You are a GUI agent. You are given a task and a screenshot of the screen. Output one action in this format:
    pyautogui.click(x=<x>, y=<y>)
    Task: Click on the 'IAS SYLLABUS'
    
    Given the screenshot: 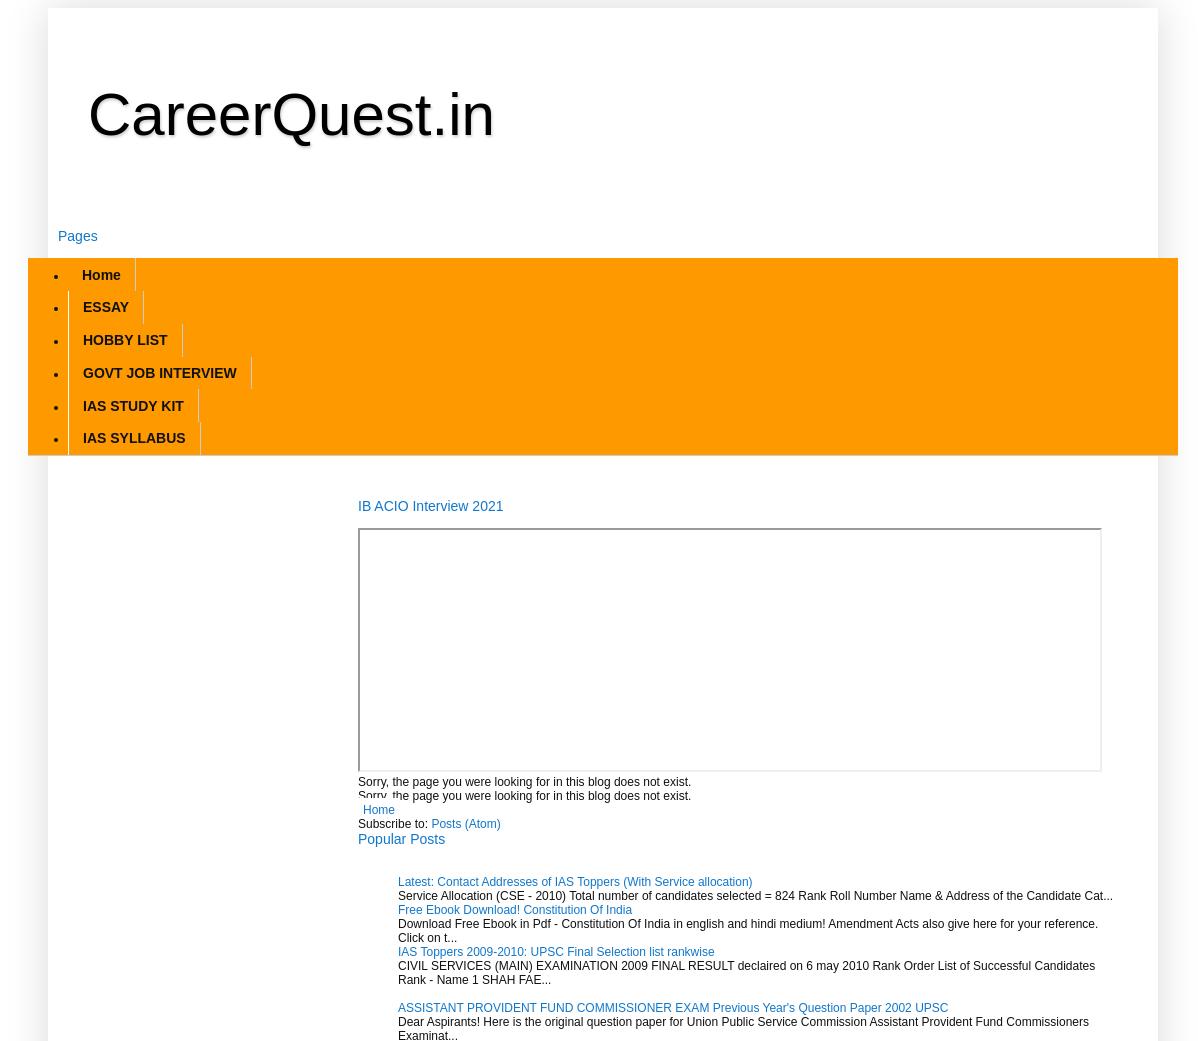 What is the action you would take?
    pyautogui.click(x=133, y=436)
    